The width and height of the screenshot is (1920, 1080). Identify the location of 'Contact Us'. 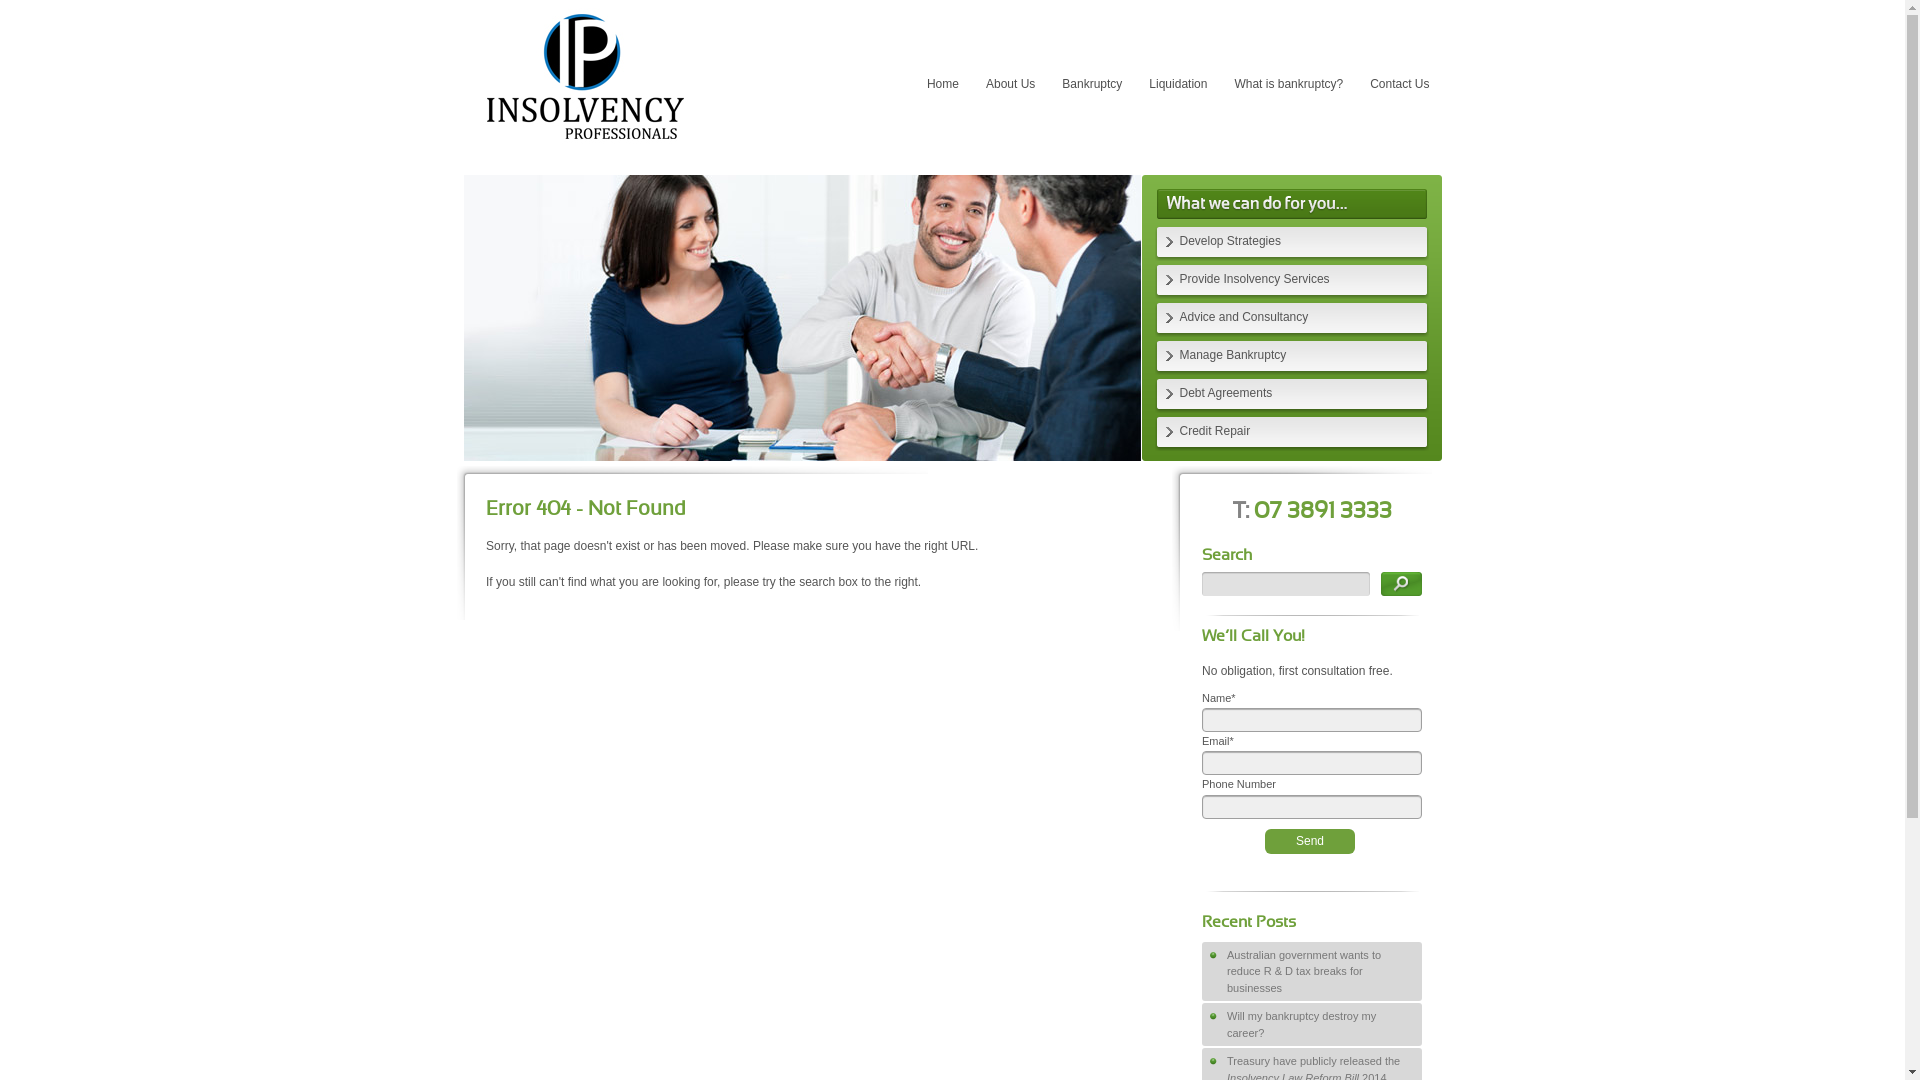
(1358, 83).